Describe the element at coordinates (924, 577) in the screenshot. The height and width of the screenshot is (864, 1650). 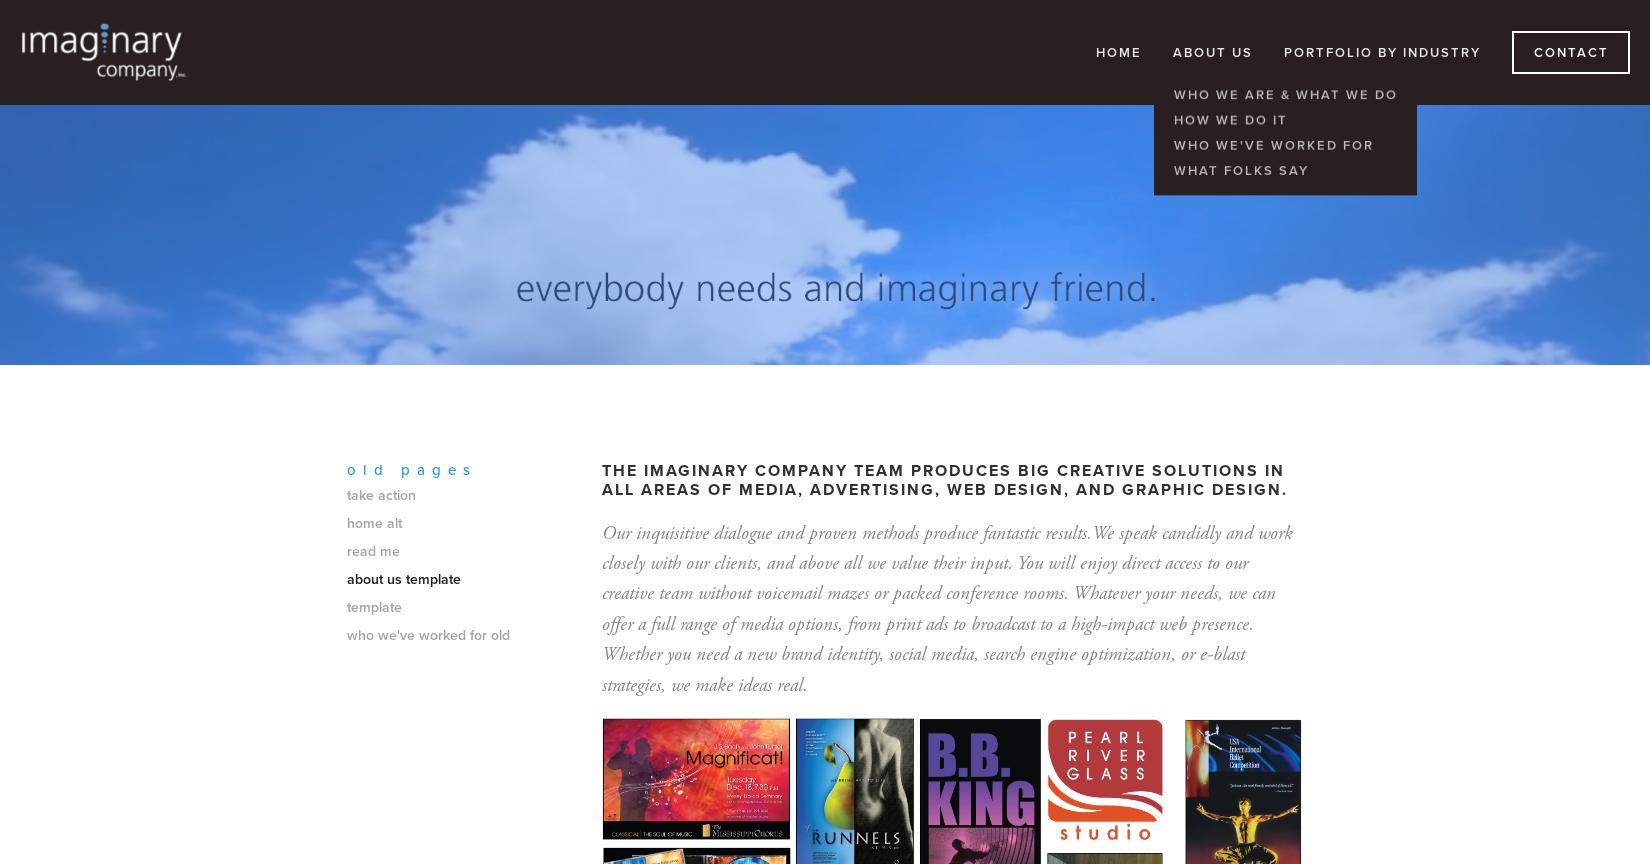
I see `'You will enjoy direct access to our creative team without voicemail mazes or packed conference rooms.'` at that location.